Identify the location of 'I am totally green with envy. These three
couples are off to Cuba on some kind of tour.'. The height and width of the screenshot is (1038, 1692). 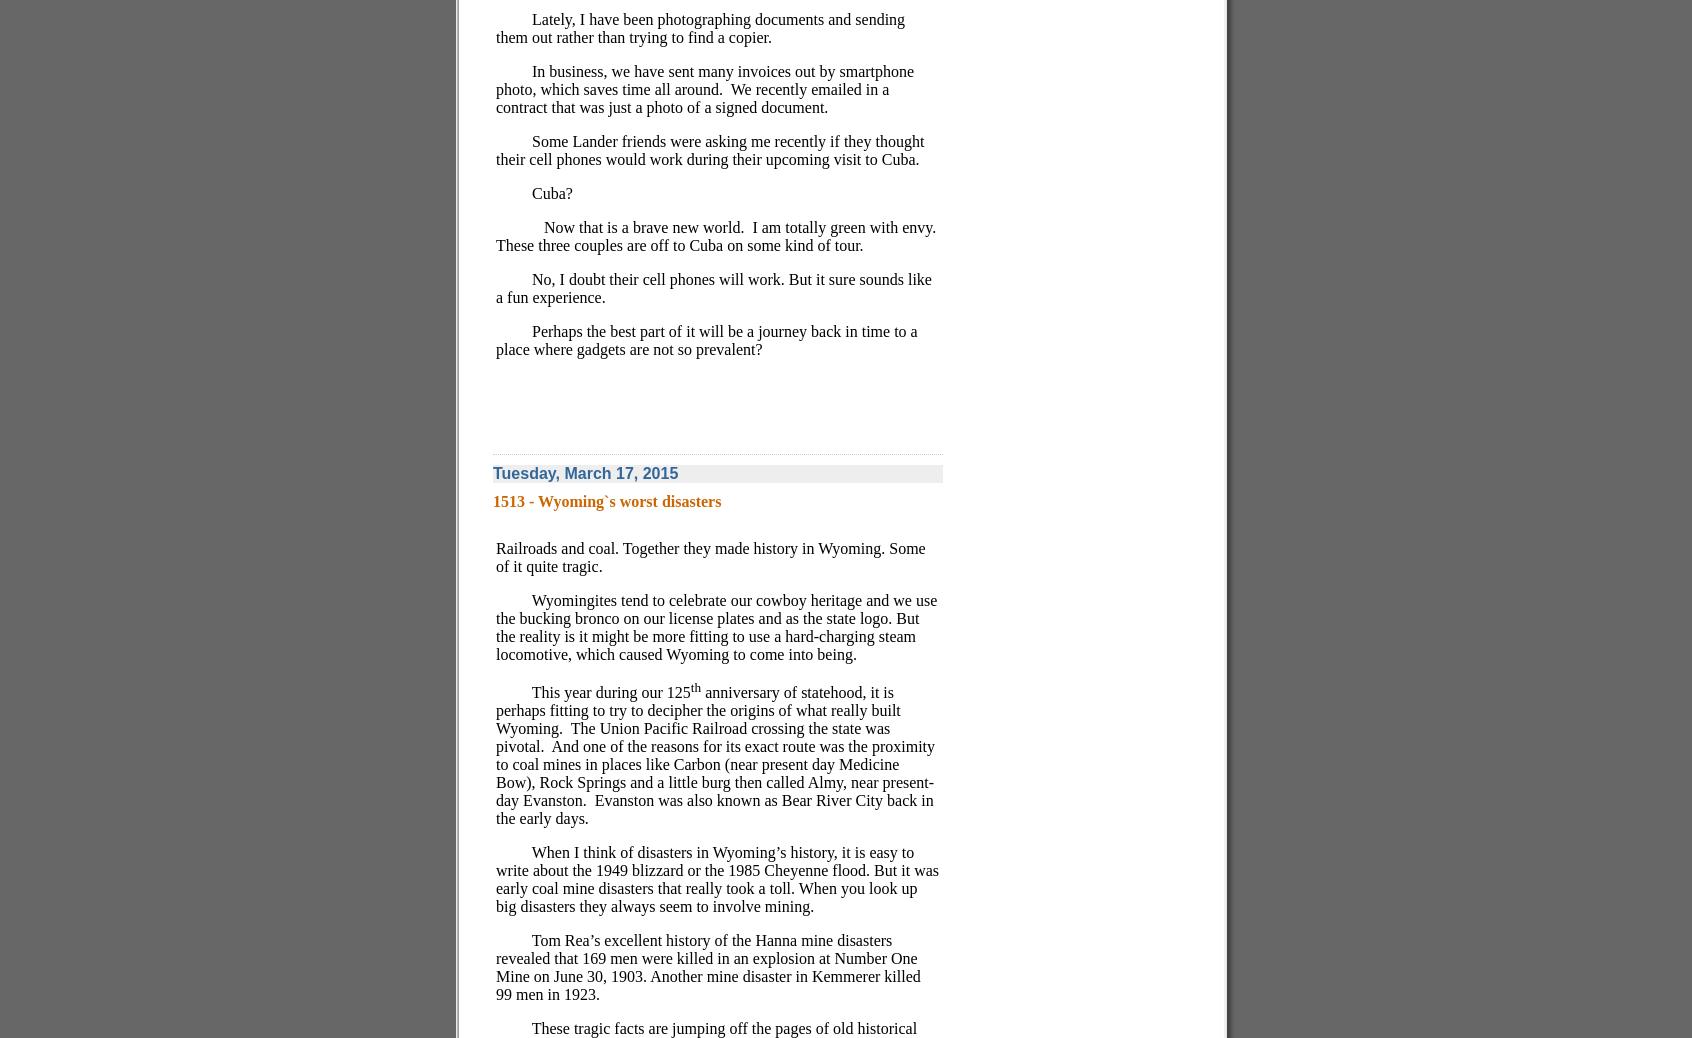
(715, 235).